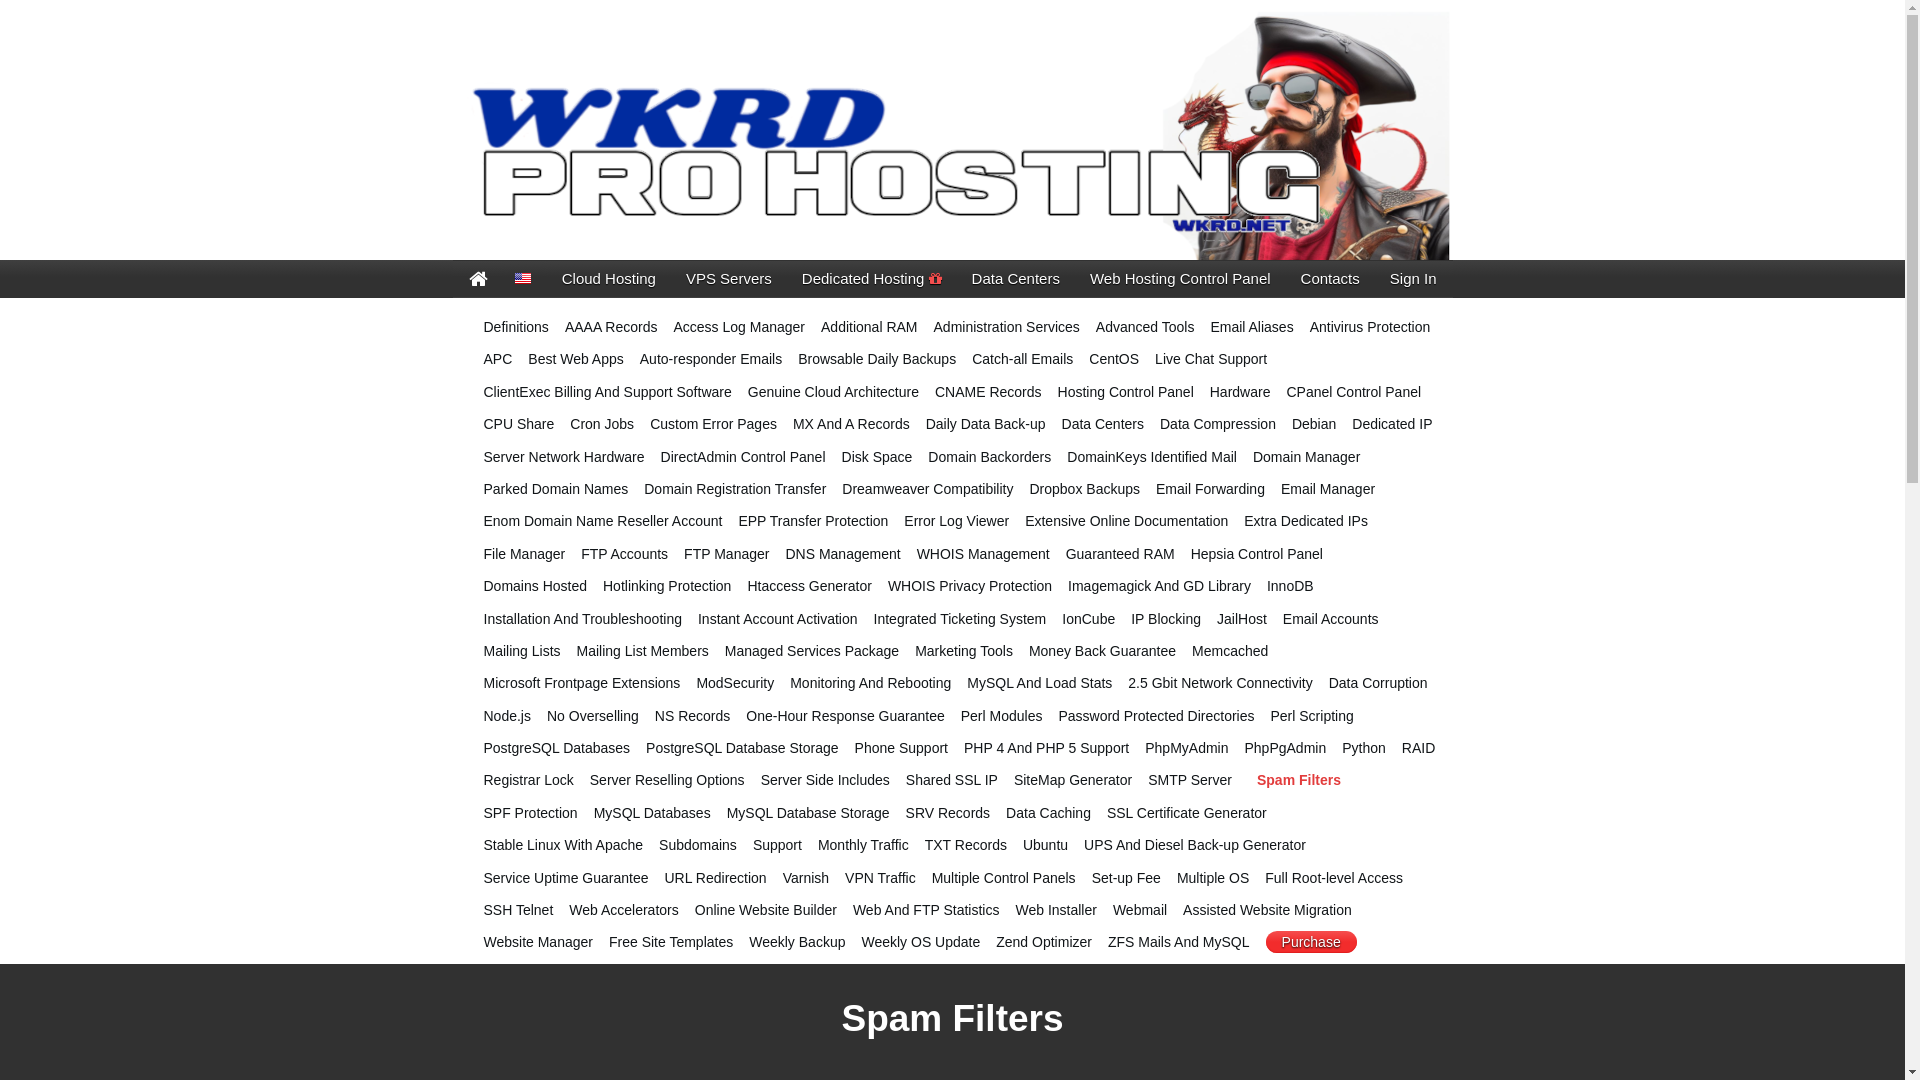  Describe the element at coordinates (581, 617) in the screenshot. I see `'Installation And Troubleshooting'` at that location.